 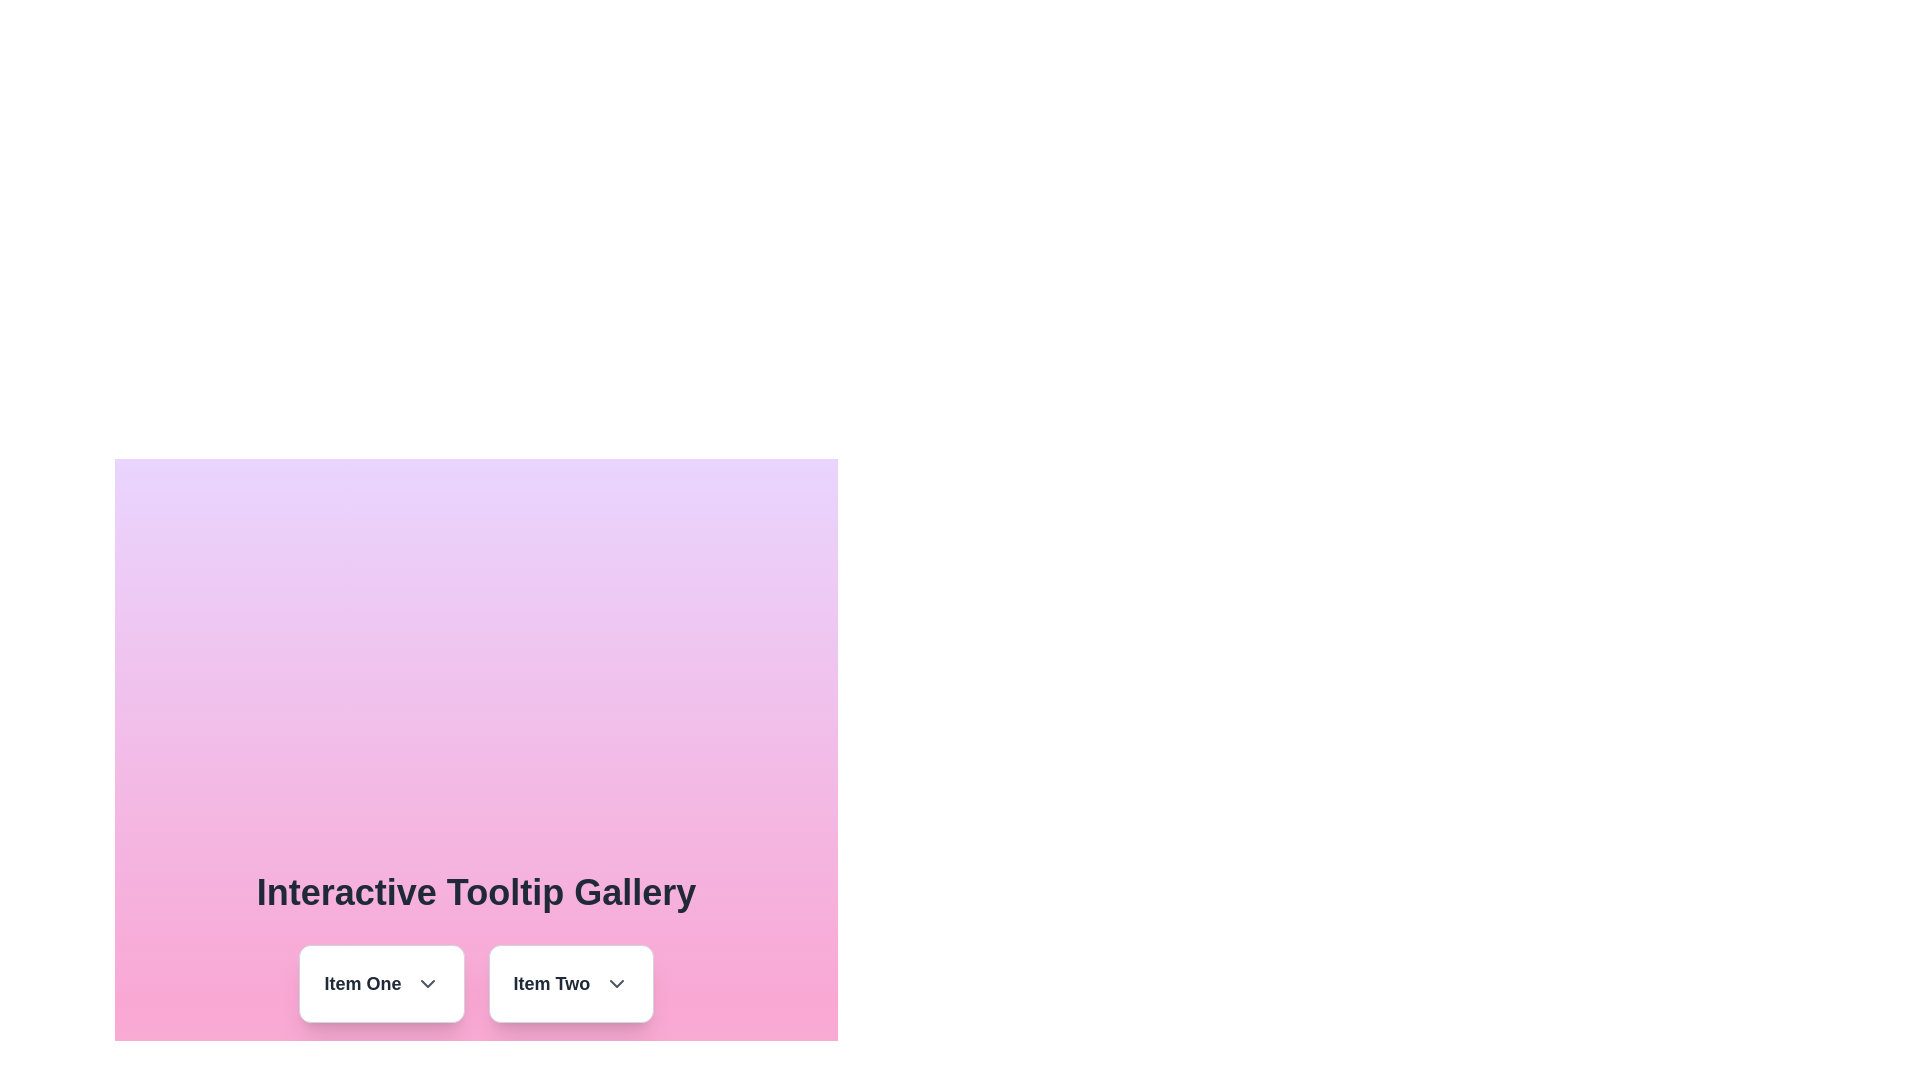 I want to click on the dropdown menu labeled 'Item Two', so click(x=570, y=982).